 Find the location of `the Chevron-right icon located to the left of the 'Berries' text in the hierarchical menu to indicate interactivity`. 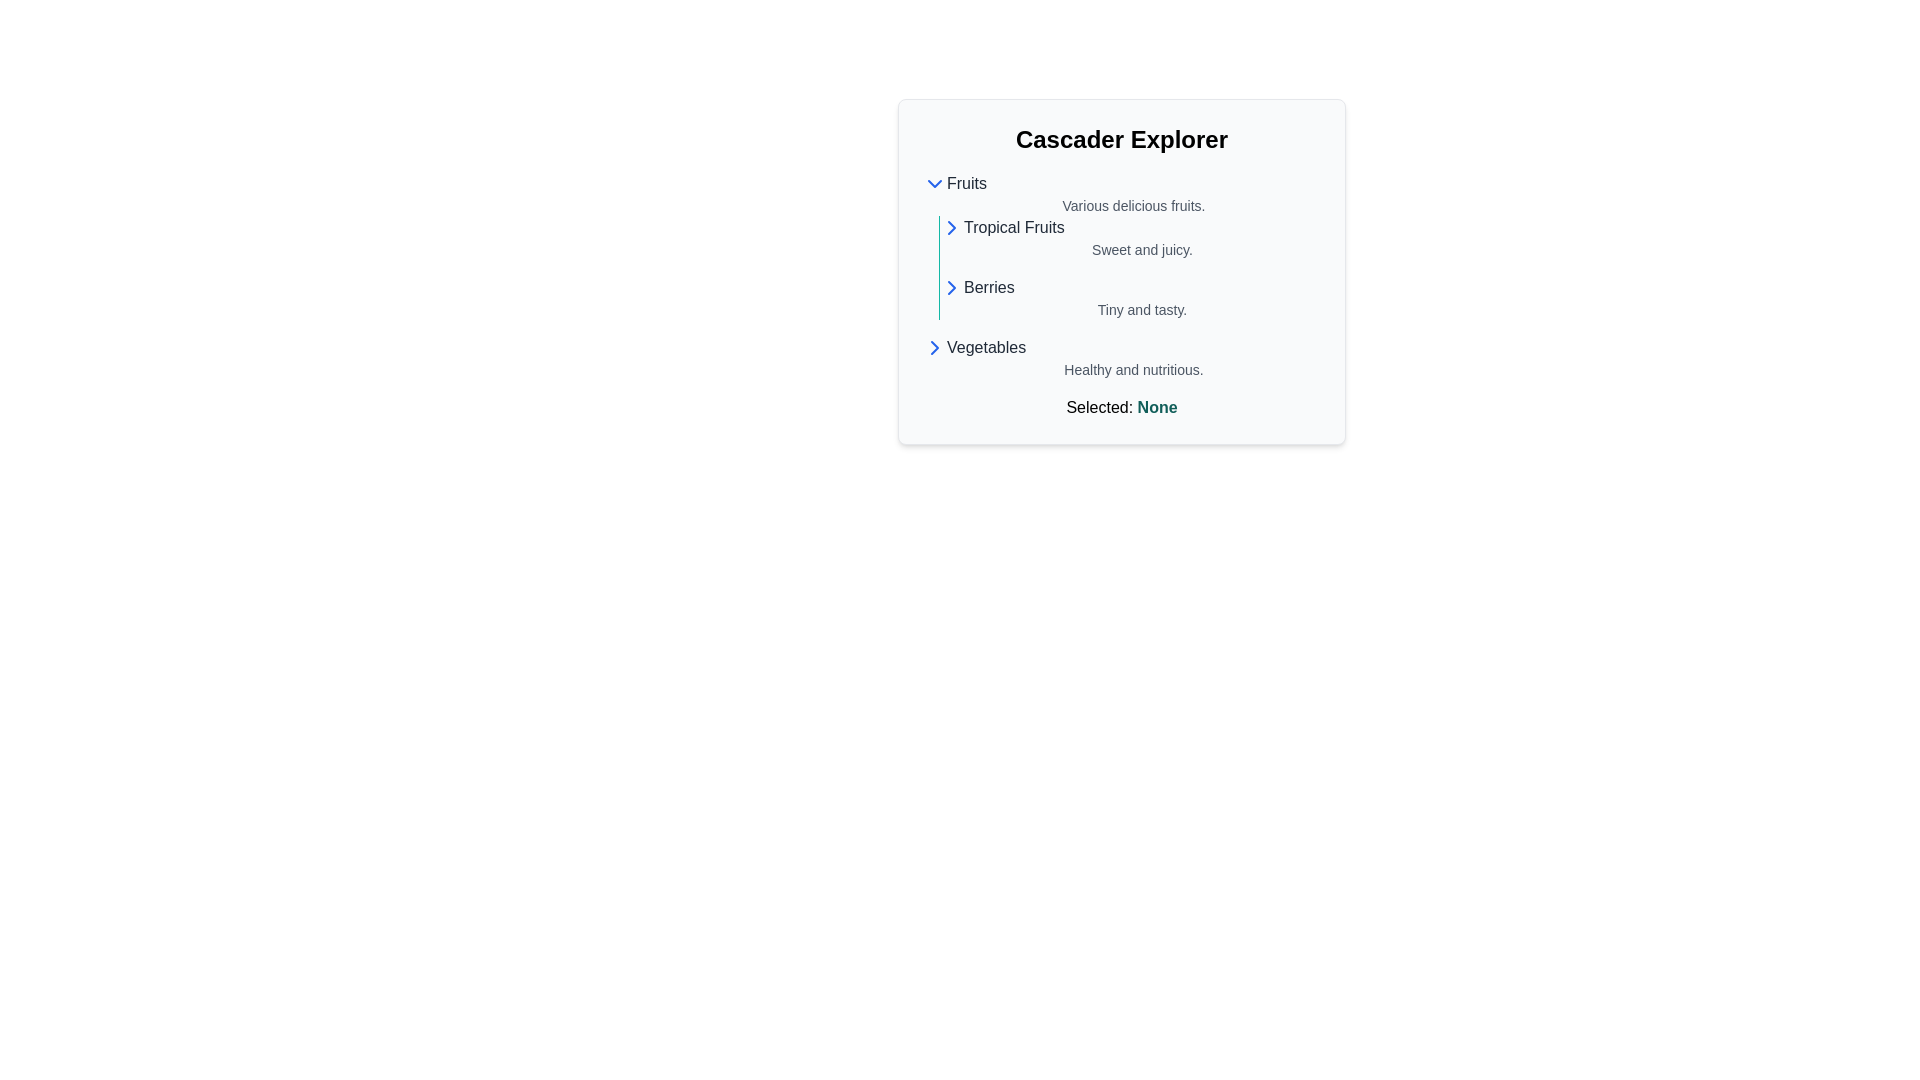

the Chevron-right icon located to the left of the 'Berries' text in the hierarchical menu to indicate interactivity is located at coordinates (950, 288).